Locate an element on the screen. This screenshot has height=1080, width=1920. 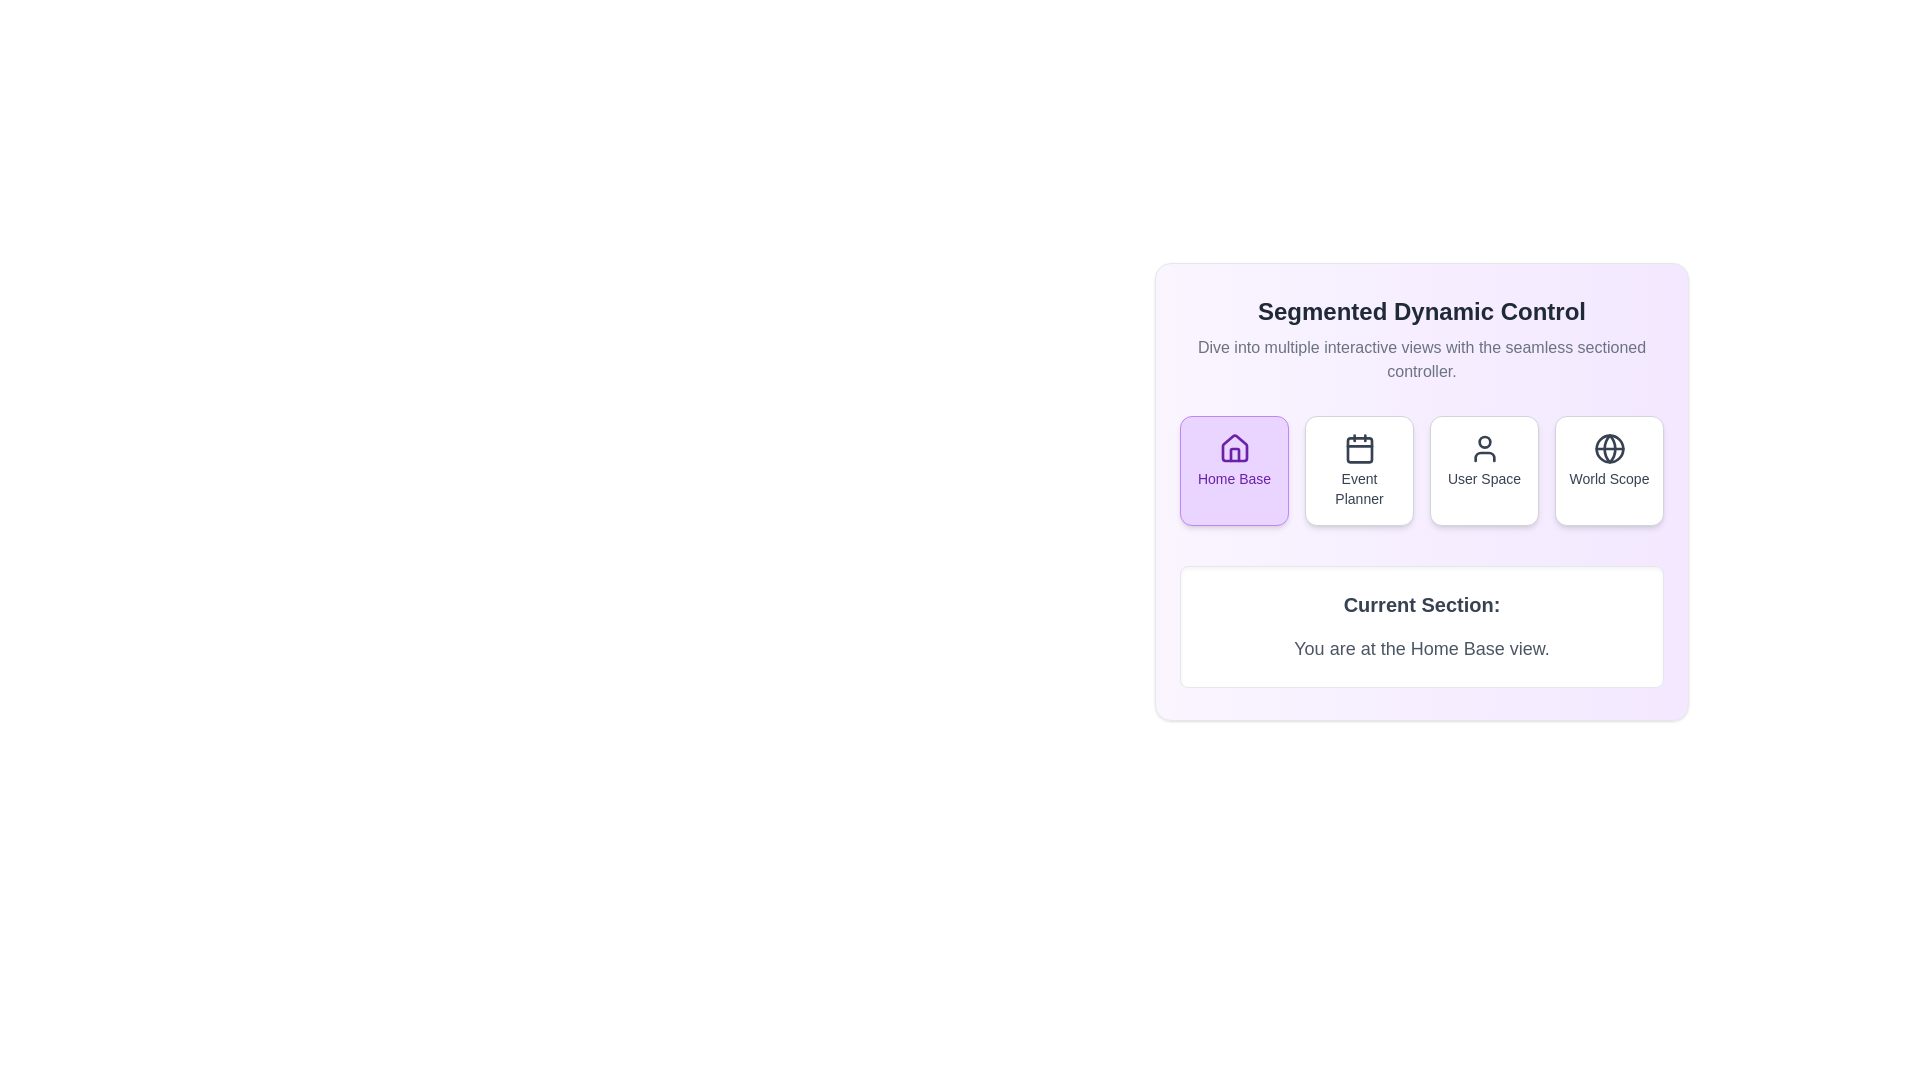
the static textual informational component that displays 'Current Section:' and 'You are at the Home Base view.' is located at coordinates (1420, 626).